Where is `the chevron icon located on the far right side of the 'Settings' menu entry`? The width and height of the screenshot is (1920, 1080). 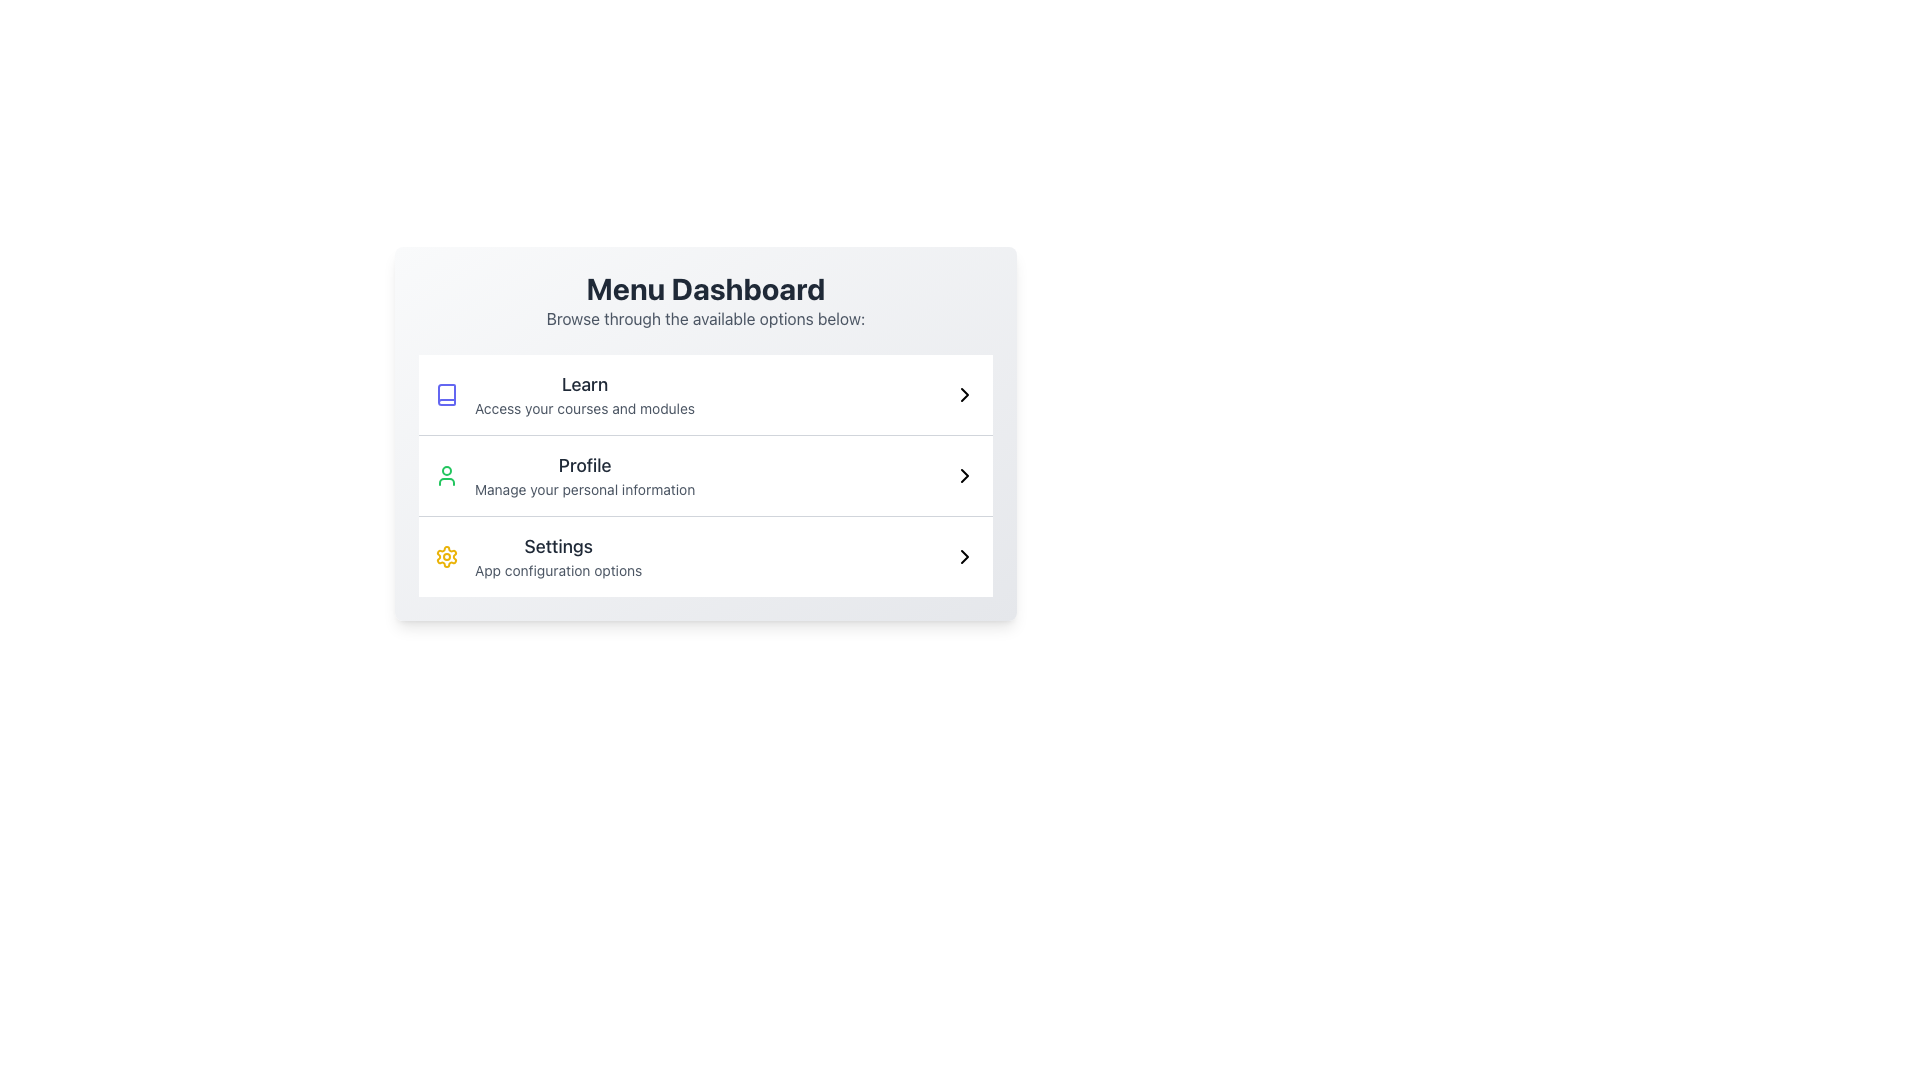
the chevron icon located on the far right side of the 'Settings' menu entry is located at coordinates (964, 556).